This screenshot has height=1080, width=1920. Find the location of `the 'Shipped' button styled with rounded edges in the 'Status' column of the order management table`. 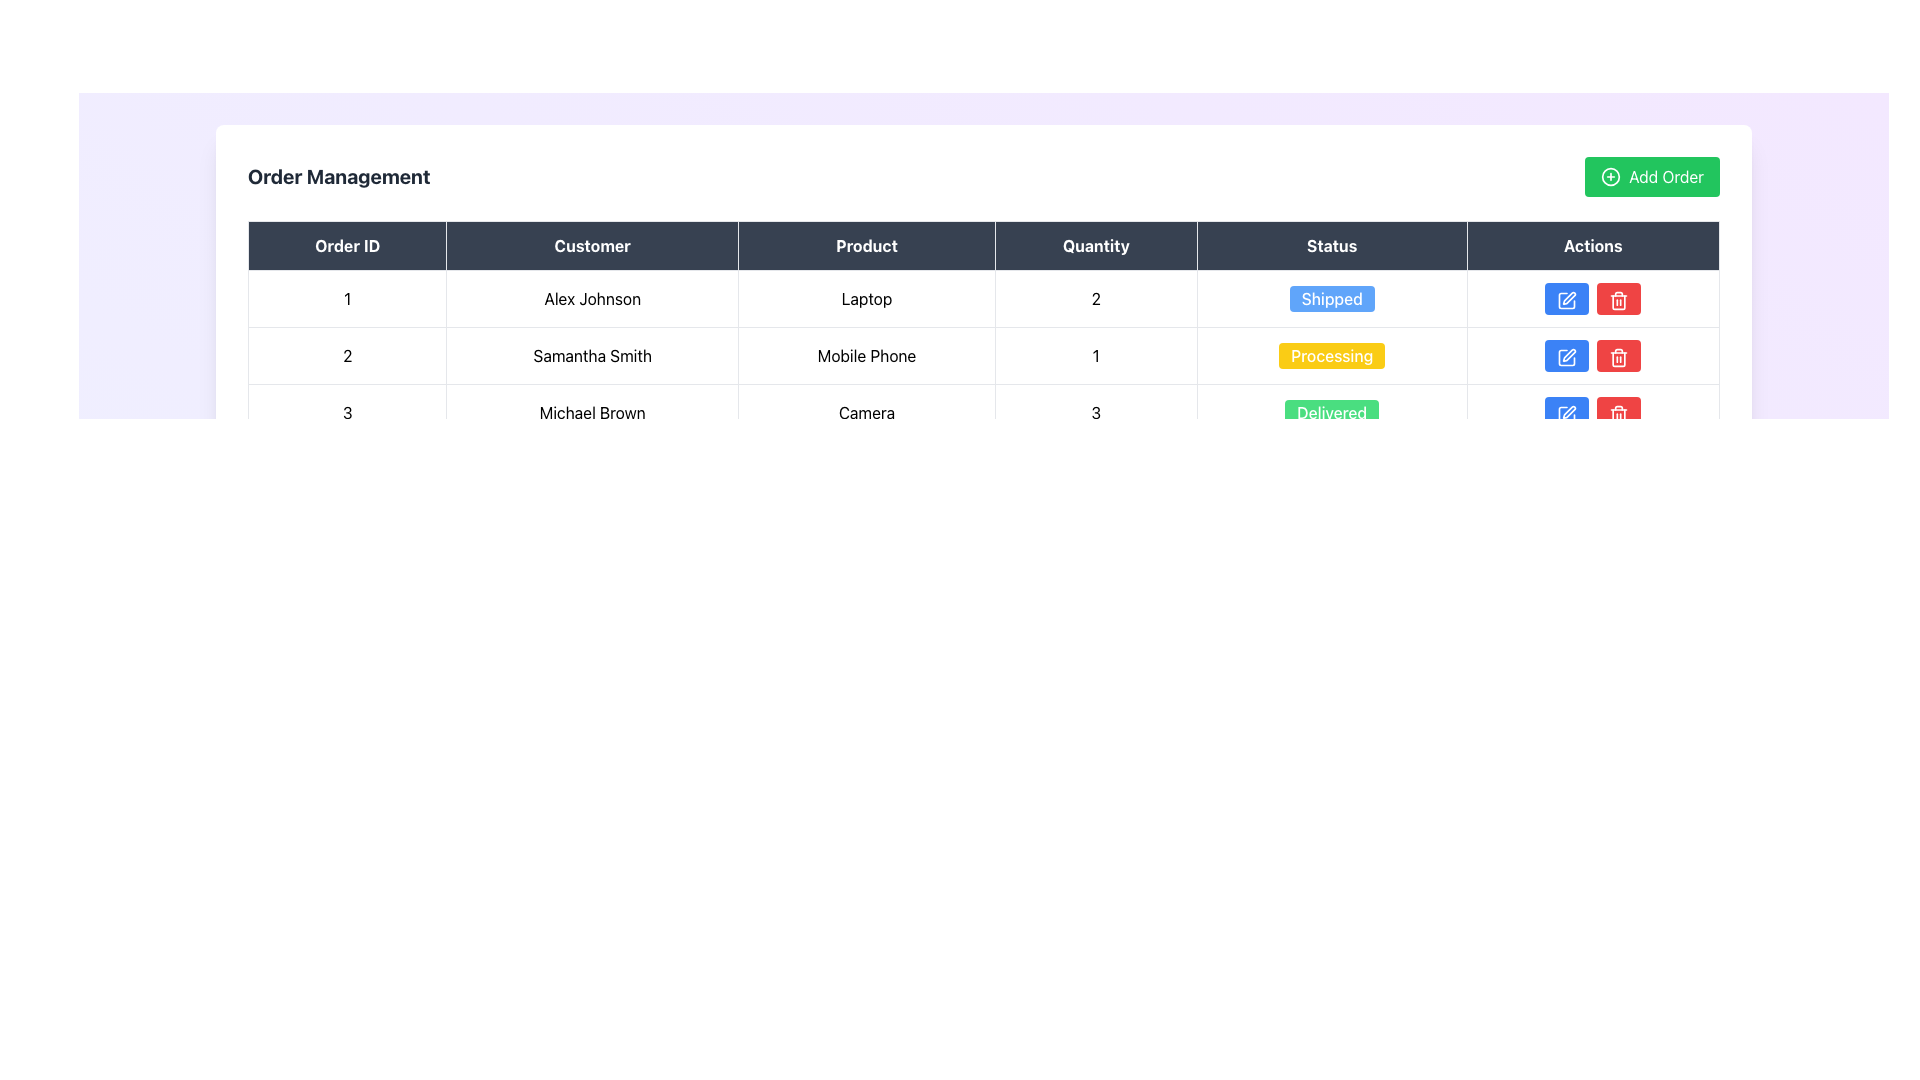

the 'Shipped' button styled with rounded edges in the 'Status' column of the order management table is located at coordinates (1332, 299).